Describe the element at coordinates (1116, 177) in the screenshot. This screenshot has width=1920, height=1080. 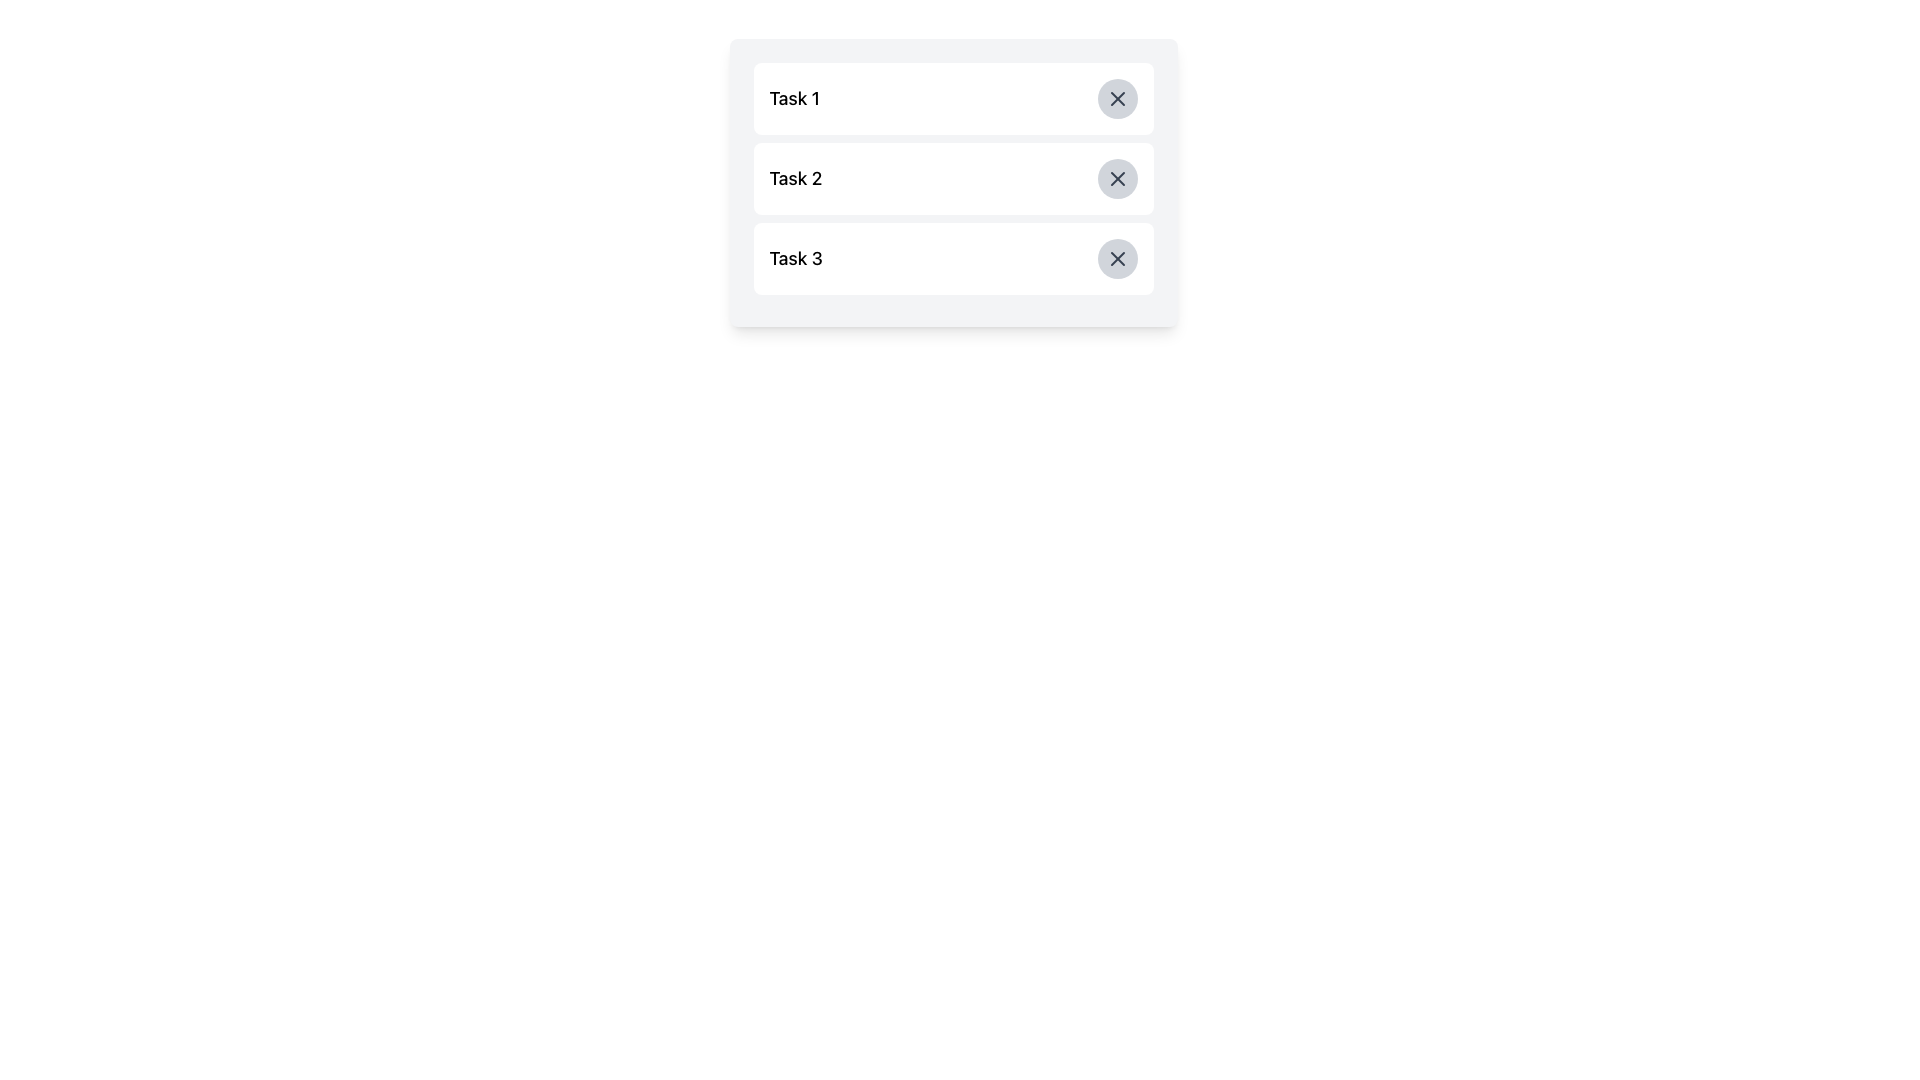
I see `the circular gray button with a dark gray 'X' icon, which is the second button in a vertical list of tasks` at that location.